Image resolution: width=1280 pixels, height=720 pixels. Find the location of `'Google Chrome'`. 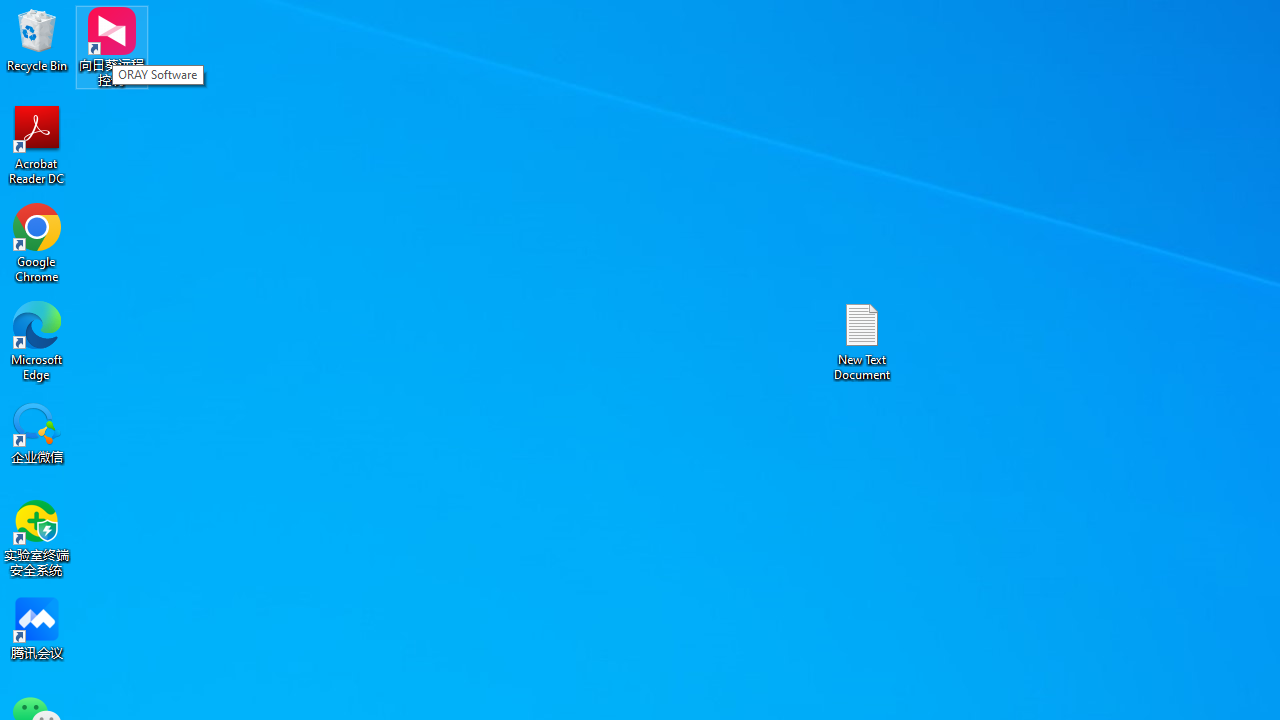

'Google Chrome' is located at coordinates (37, 242).